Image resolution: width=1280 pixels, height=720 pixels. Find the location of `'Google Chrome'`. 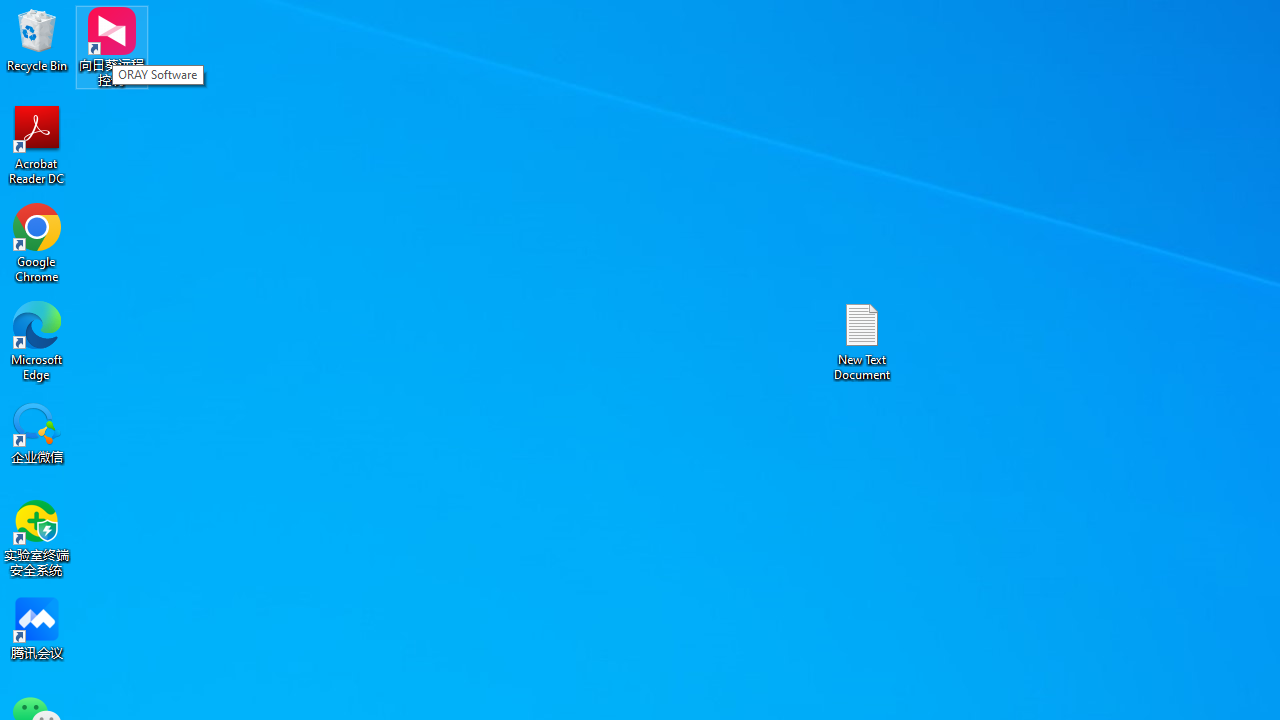

'Google Chrome' is located at coordinates (37, 242).